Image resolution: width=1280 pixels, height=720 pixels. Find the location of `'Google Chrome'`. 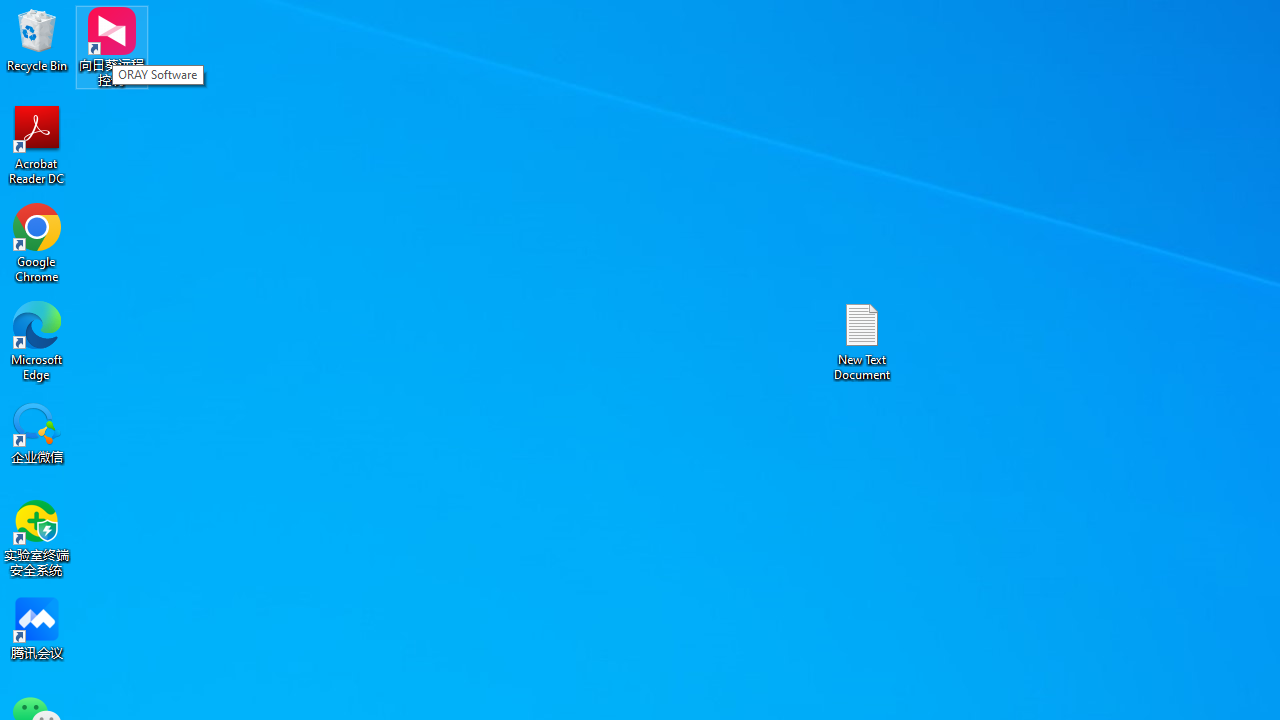

'Google Chrome' is located at coordinates (37, 242).